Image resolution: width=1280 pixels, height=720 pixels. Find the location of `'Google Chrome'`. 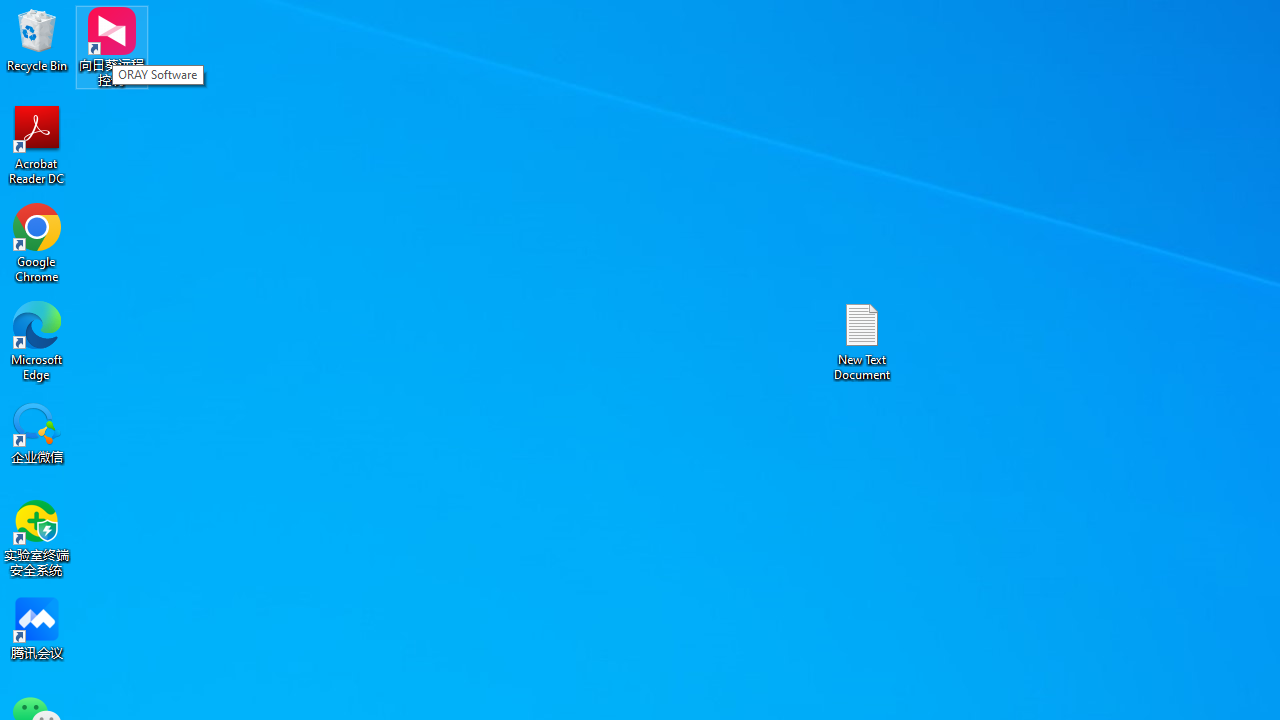

'Google Chrome' is located at coordinates (37, 242).